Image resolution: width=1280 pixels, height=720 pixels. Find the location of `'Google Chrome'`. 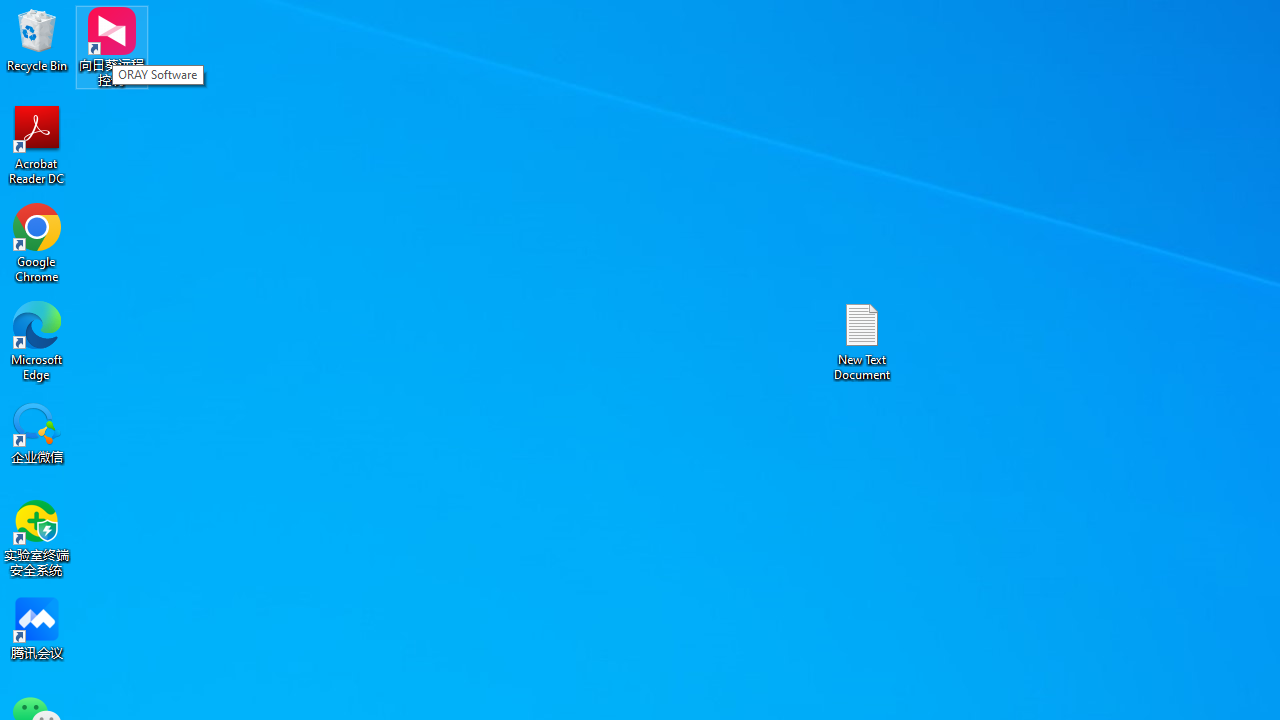

'Google Chrome' is located at coordinates (37, 242).